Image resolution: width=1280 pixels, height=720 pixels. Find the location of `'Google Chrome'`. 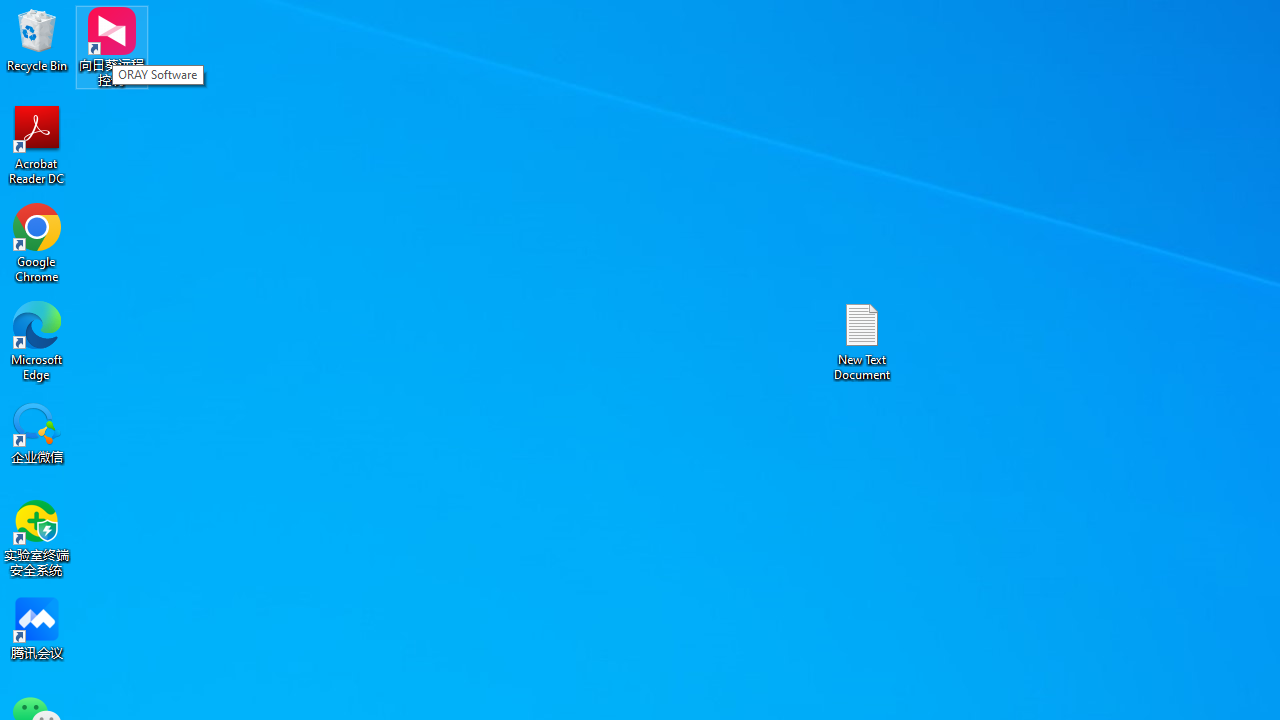

'Google Chrome' is located at coordinates (37, 242).